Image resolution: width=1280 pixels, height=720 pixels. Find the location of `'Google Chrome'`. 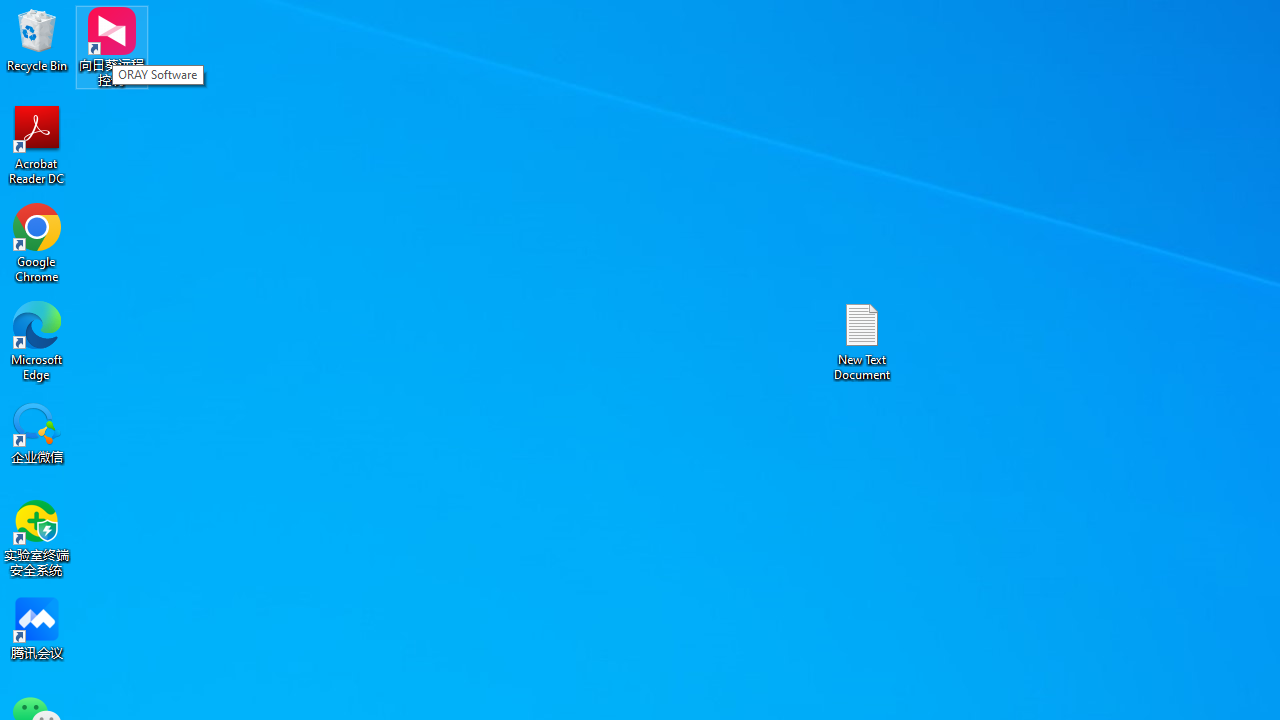

'Google Chrome' is located at coordinates (37, 242).